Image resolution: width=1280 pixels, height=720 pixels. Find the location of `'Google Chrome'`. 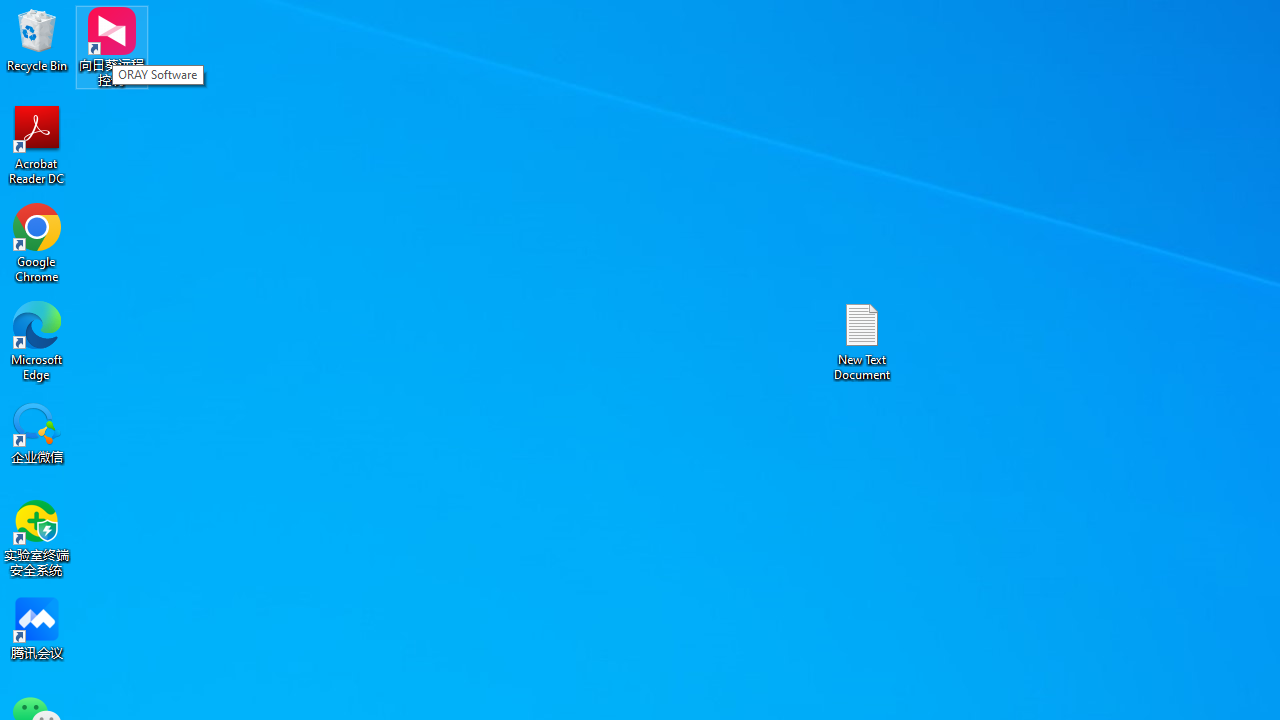

'Google Chrome' is located at coordinates (37, 242).